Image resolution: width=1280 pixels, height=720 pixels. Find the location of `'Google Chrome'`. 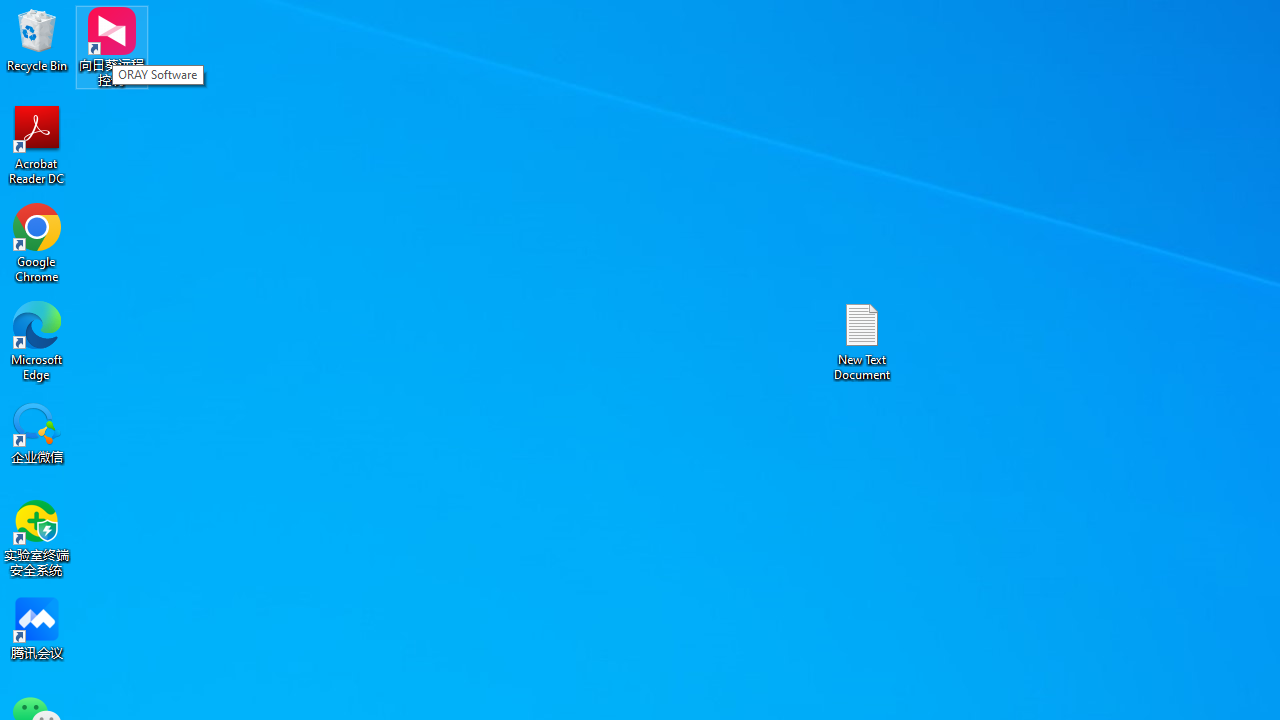

'Google Chrome' is located at coordinates (37, 242).